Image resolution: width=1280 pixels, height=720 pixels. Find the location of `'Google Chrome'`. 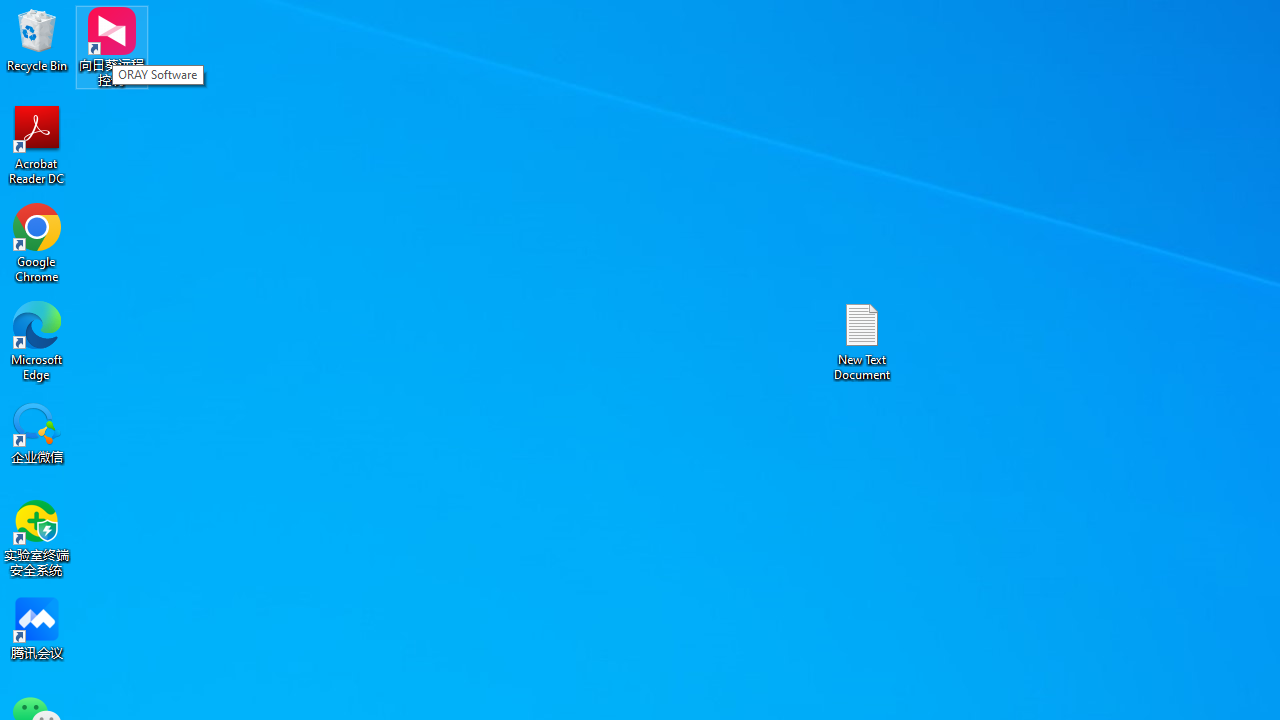

'Google Chrome' is located at coordinates (37, 242).